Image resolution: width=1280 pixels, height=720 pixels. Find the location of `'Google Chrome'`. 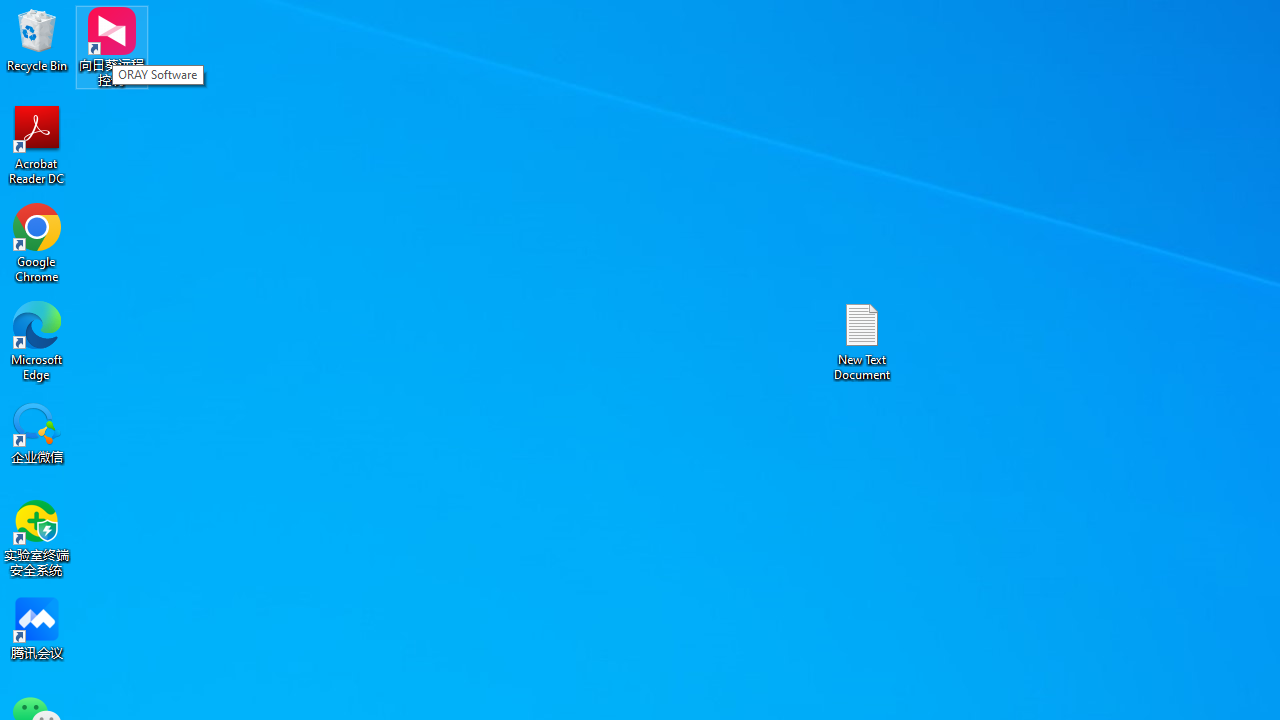

'Google Chrome' is located at coordinates (37, 242).